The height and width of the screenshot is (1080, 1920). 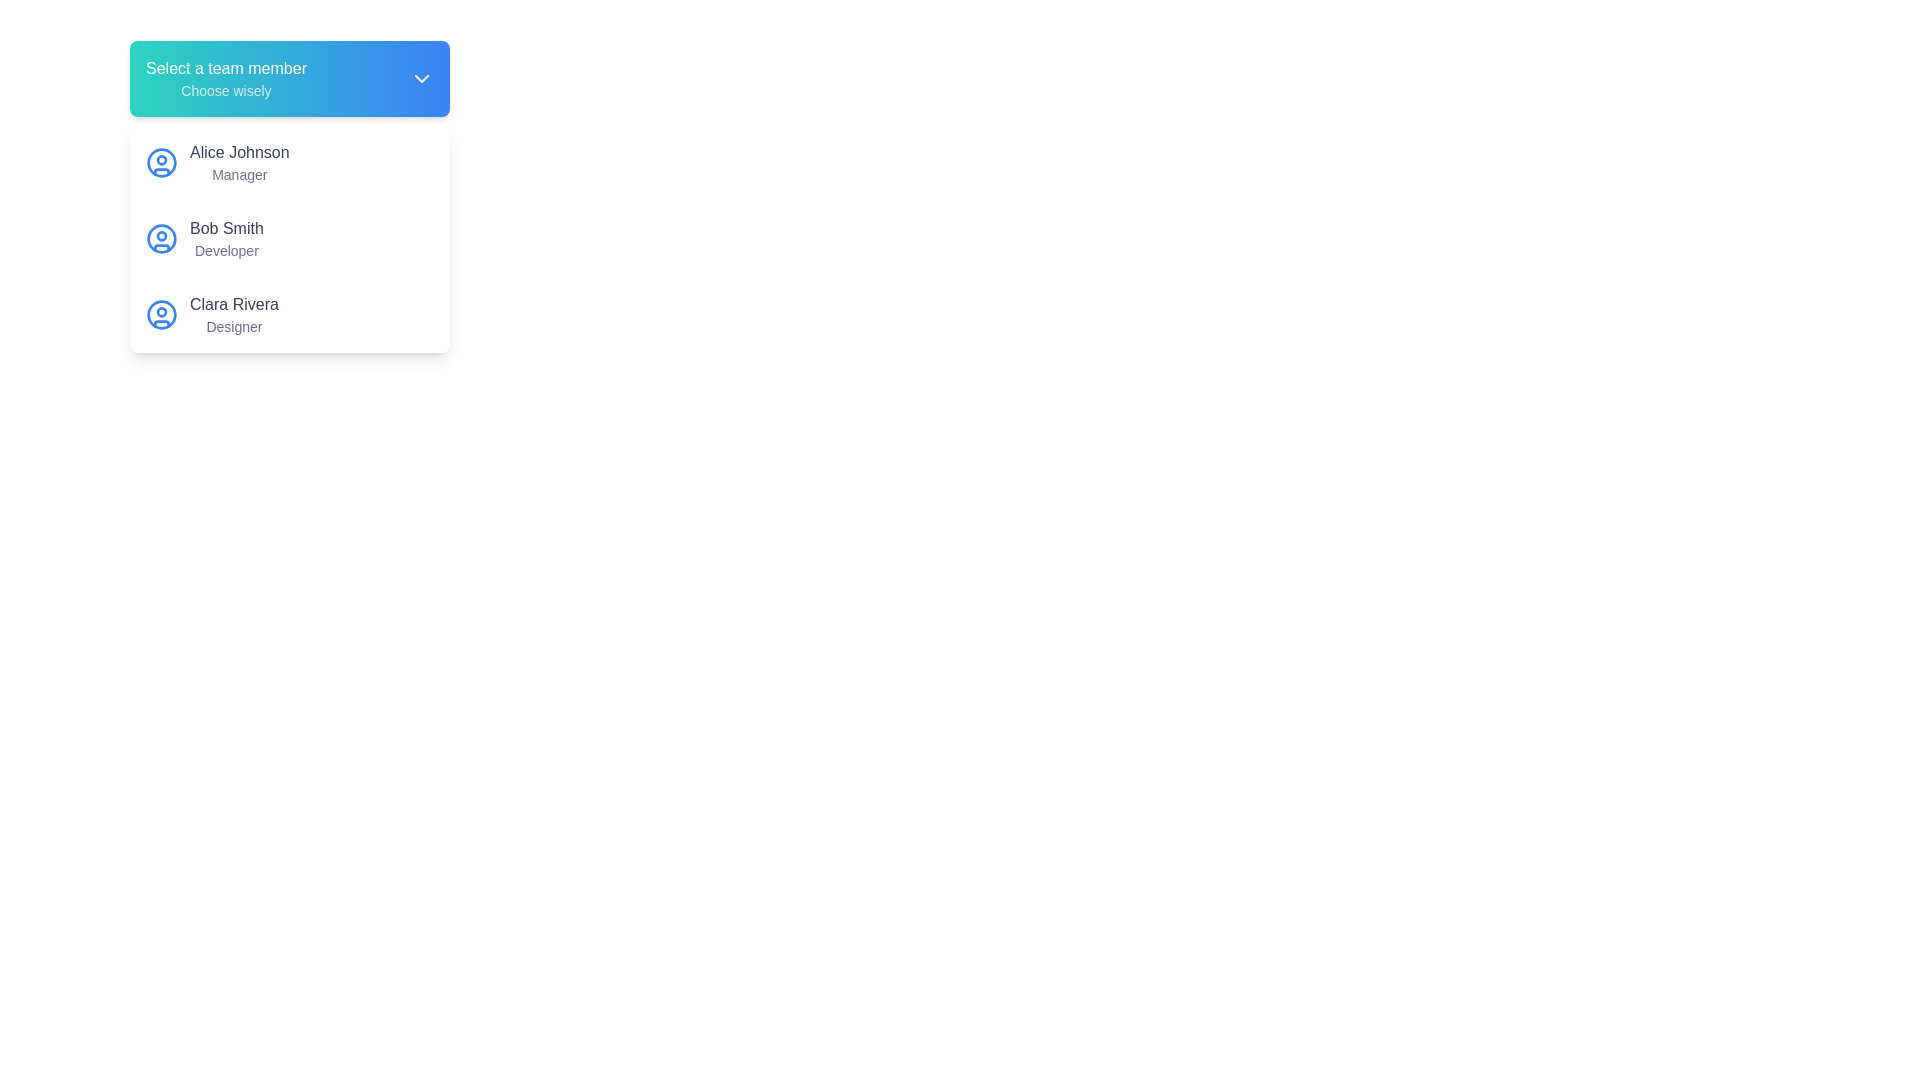 I want to click on the Text label that serves as a title and subtitle for the dropdown button, indicating its function as a selection field for choosing a team member, so click(x=226, y=77).